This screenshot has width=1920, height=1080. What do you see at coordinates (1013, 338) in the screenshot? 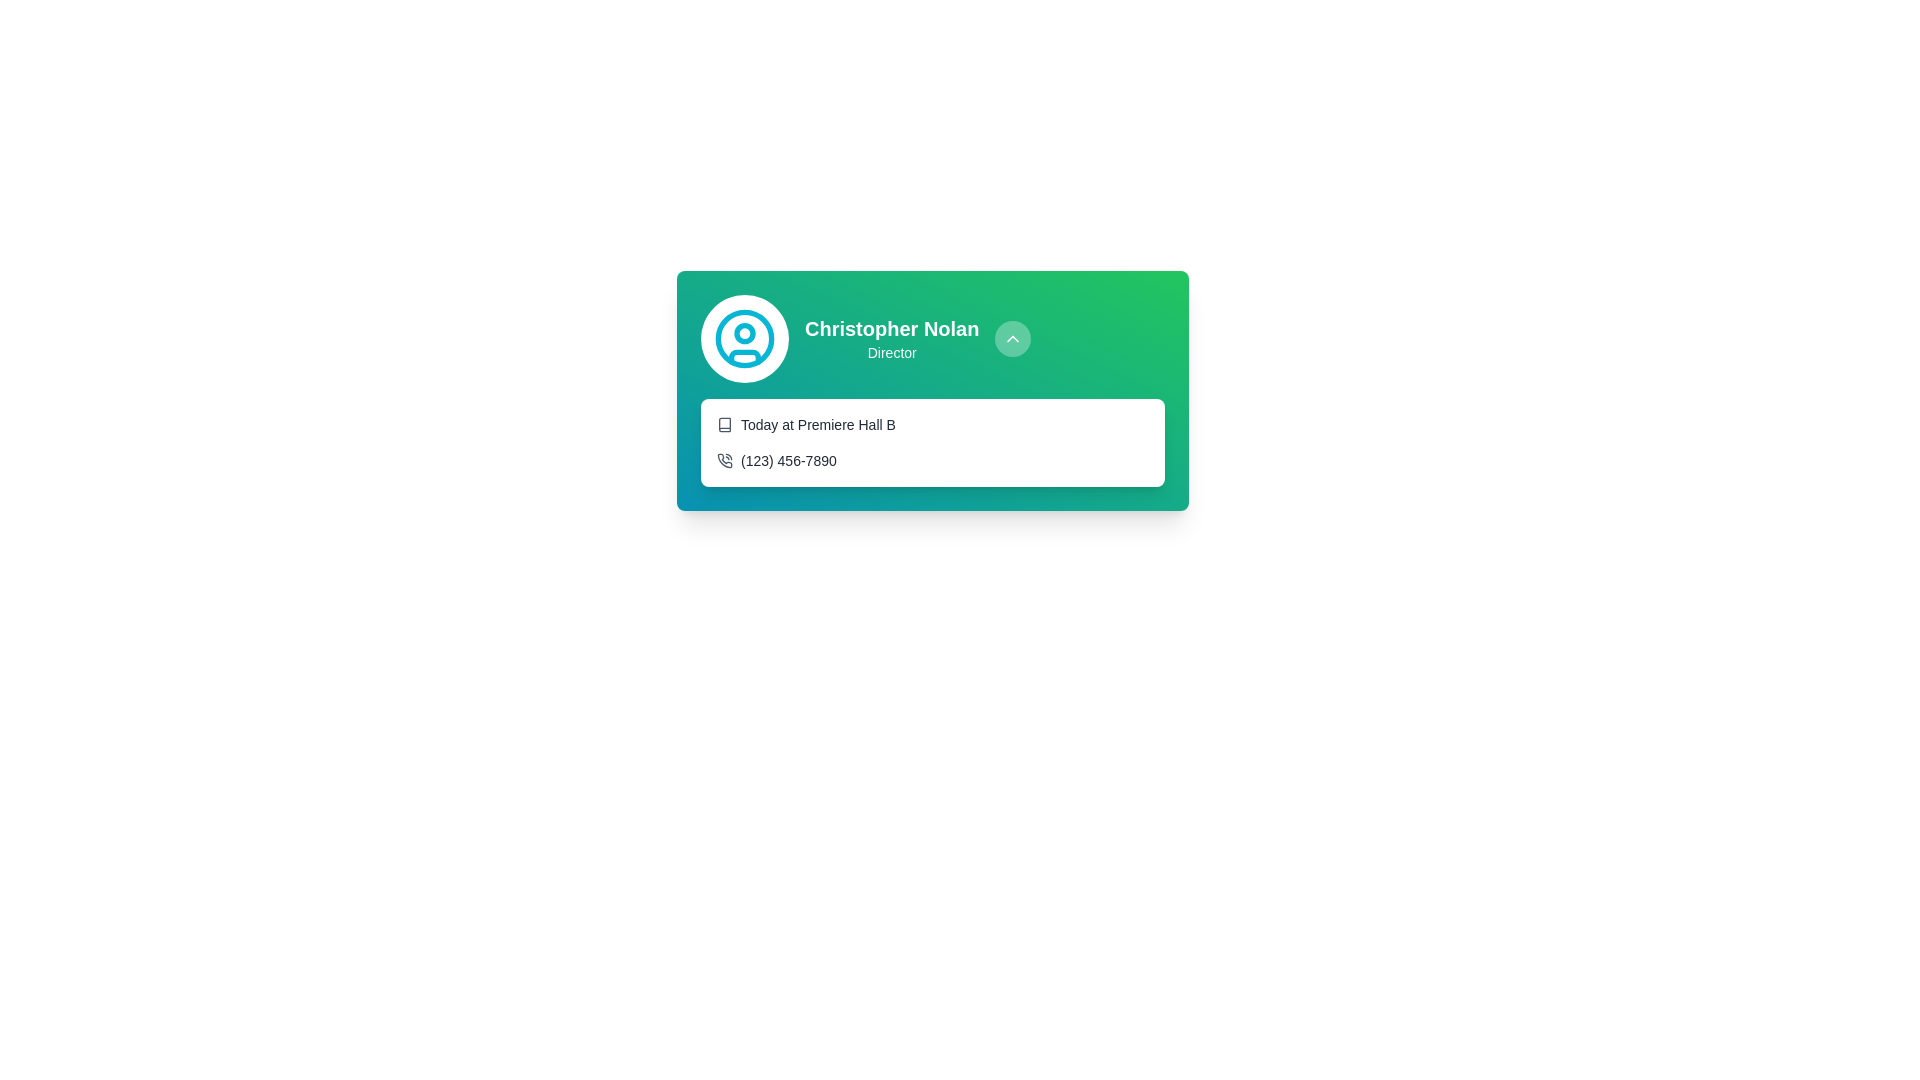
I see `the circular button with a semi-transparent white background and an upward-pointing arrow icon` at bounding box center [1013, 338].